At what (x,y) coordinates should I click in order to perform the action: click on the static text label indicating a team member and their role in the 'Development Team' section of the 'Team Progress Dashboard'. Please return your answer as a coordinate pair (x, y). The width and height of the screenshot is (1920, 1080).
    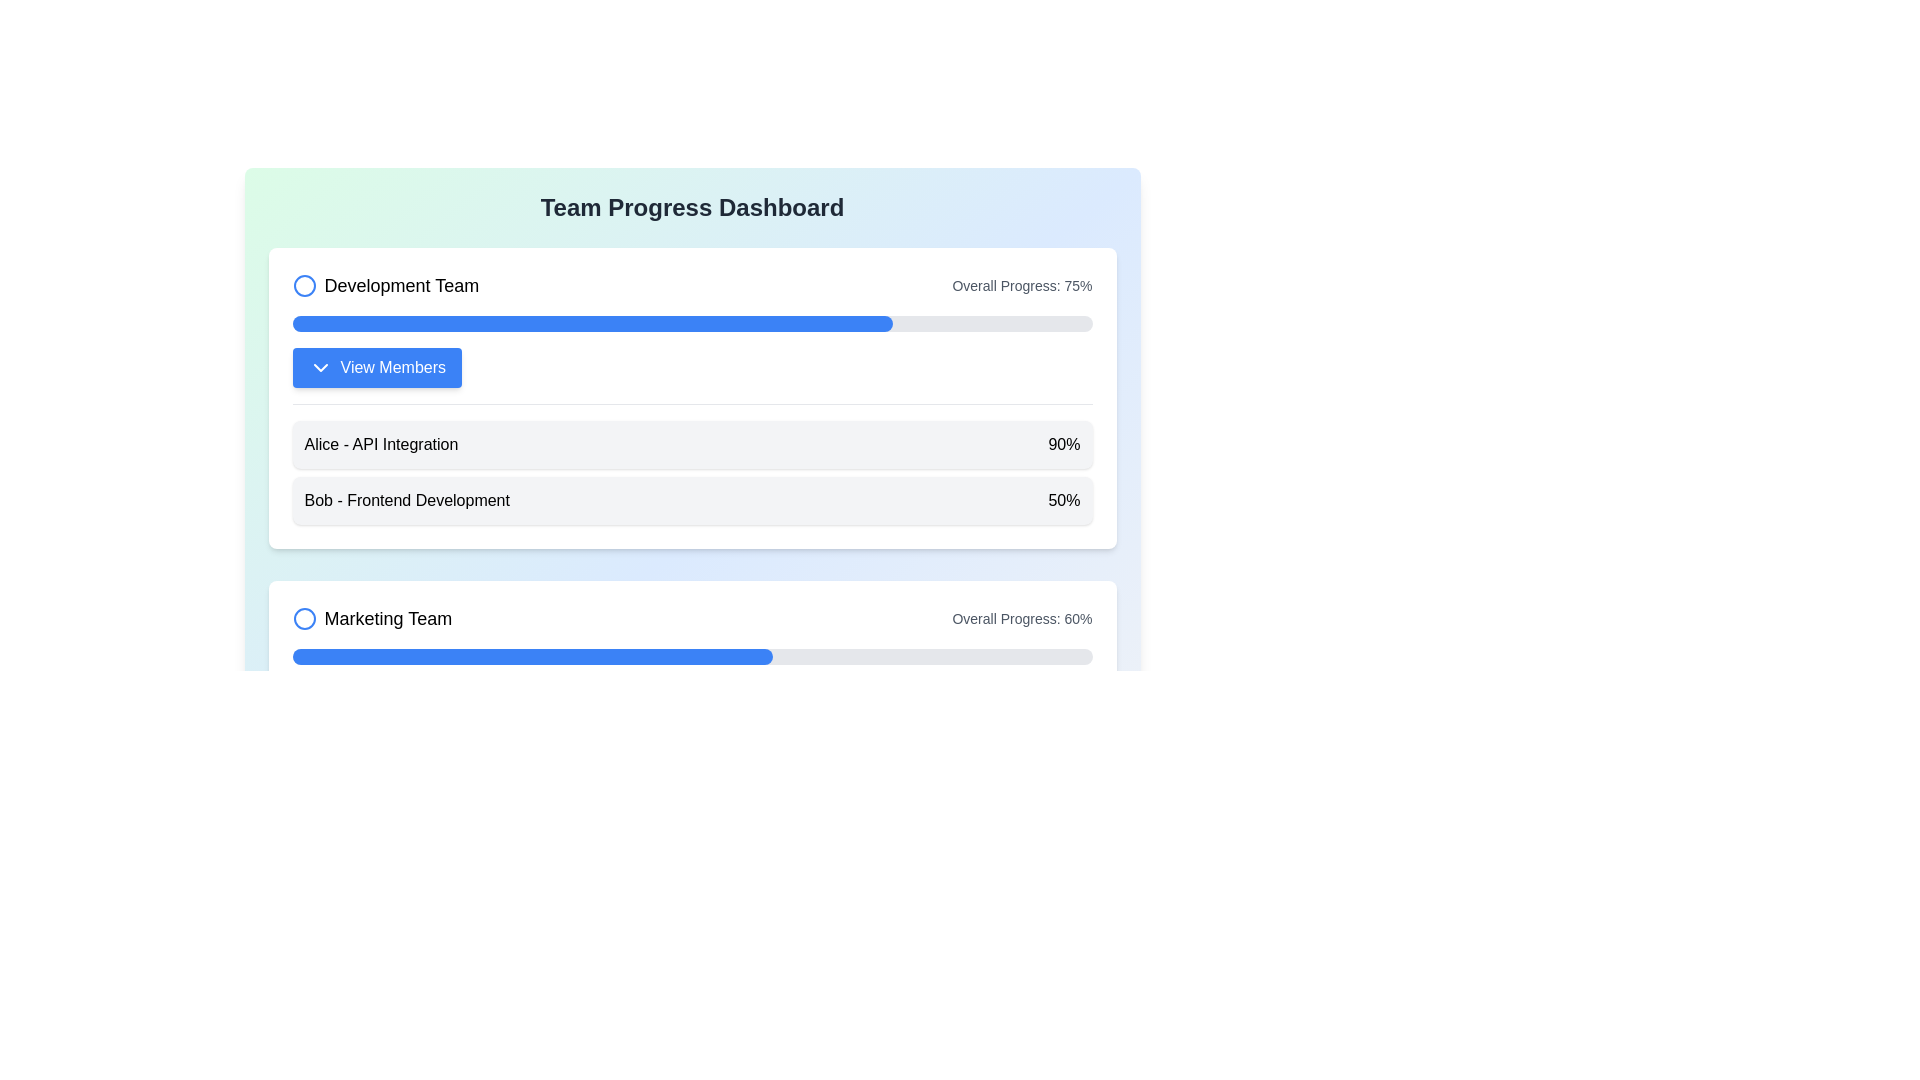
    Looking at the image, I should click on (381, 443).